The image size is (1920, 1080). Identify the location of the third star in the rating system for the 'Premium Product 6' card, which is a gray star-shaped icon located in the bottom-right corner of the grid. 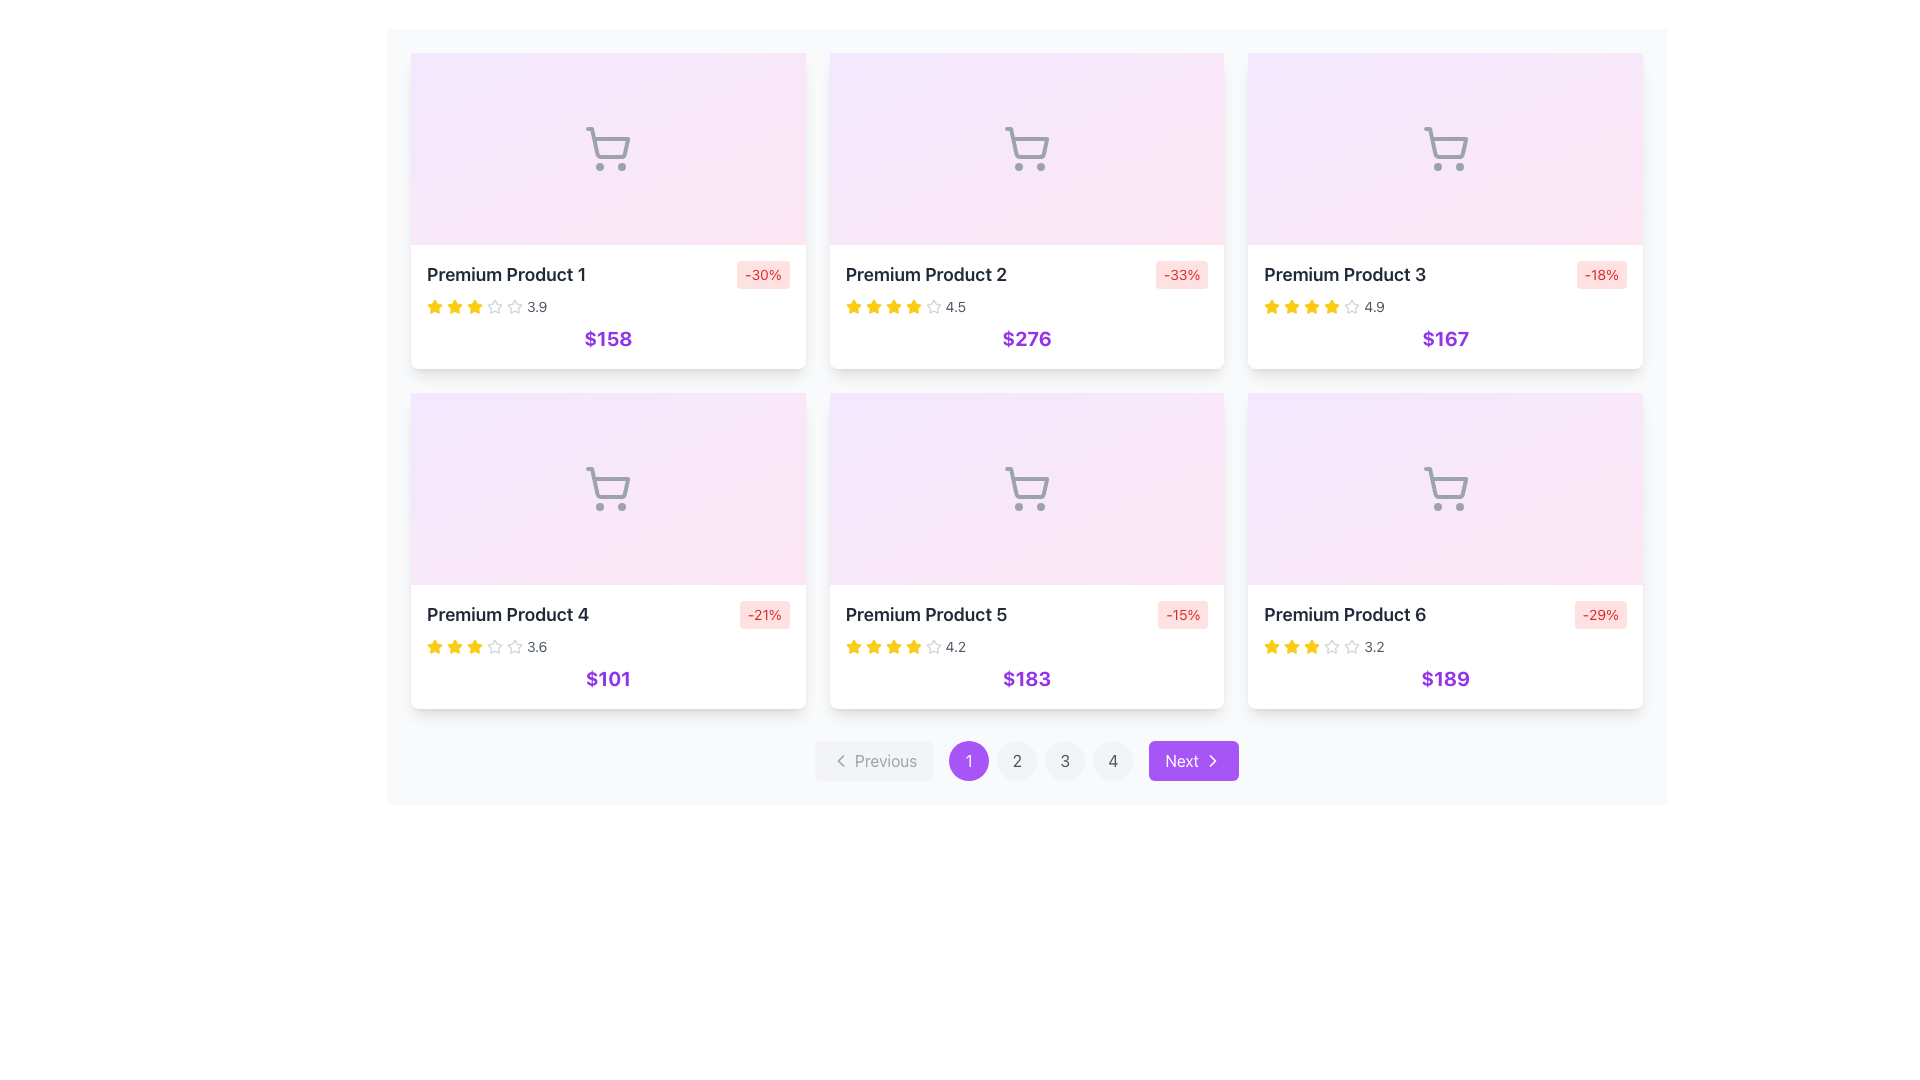
(1352, 646).